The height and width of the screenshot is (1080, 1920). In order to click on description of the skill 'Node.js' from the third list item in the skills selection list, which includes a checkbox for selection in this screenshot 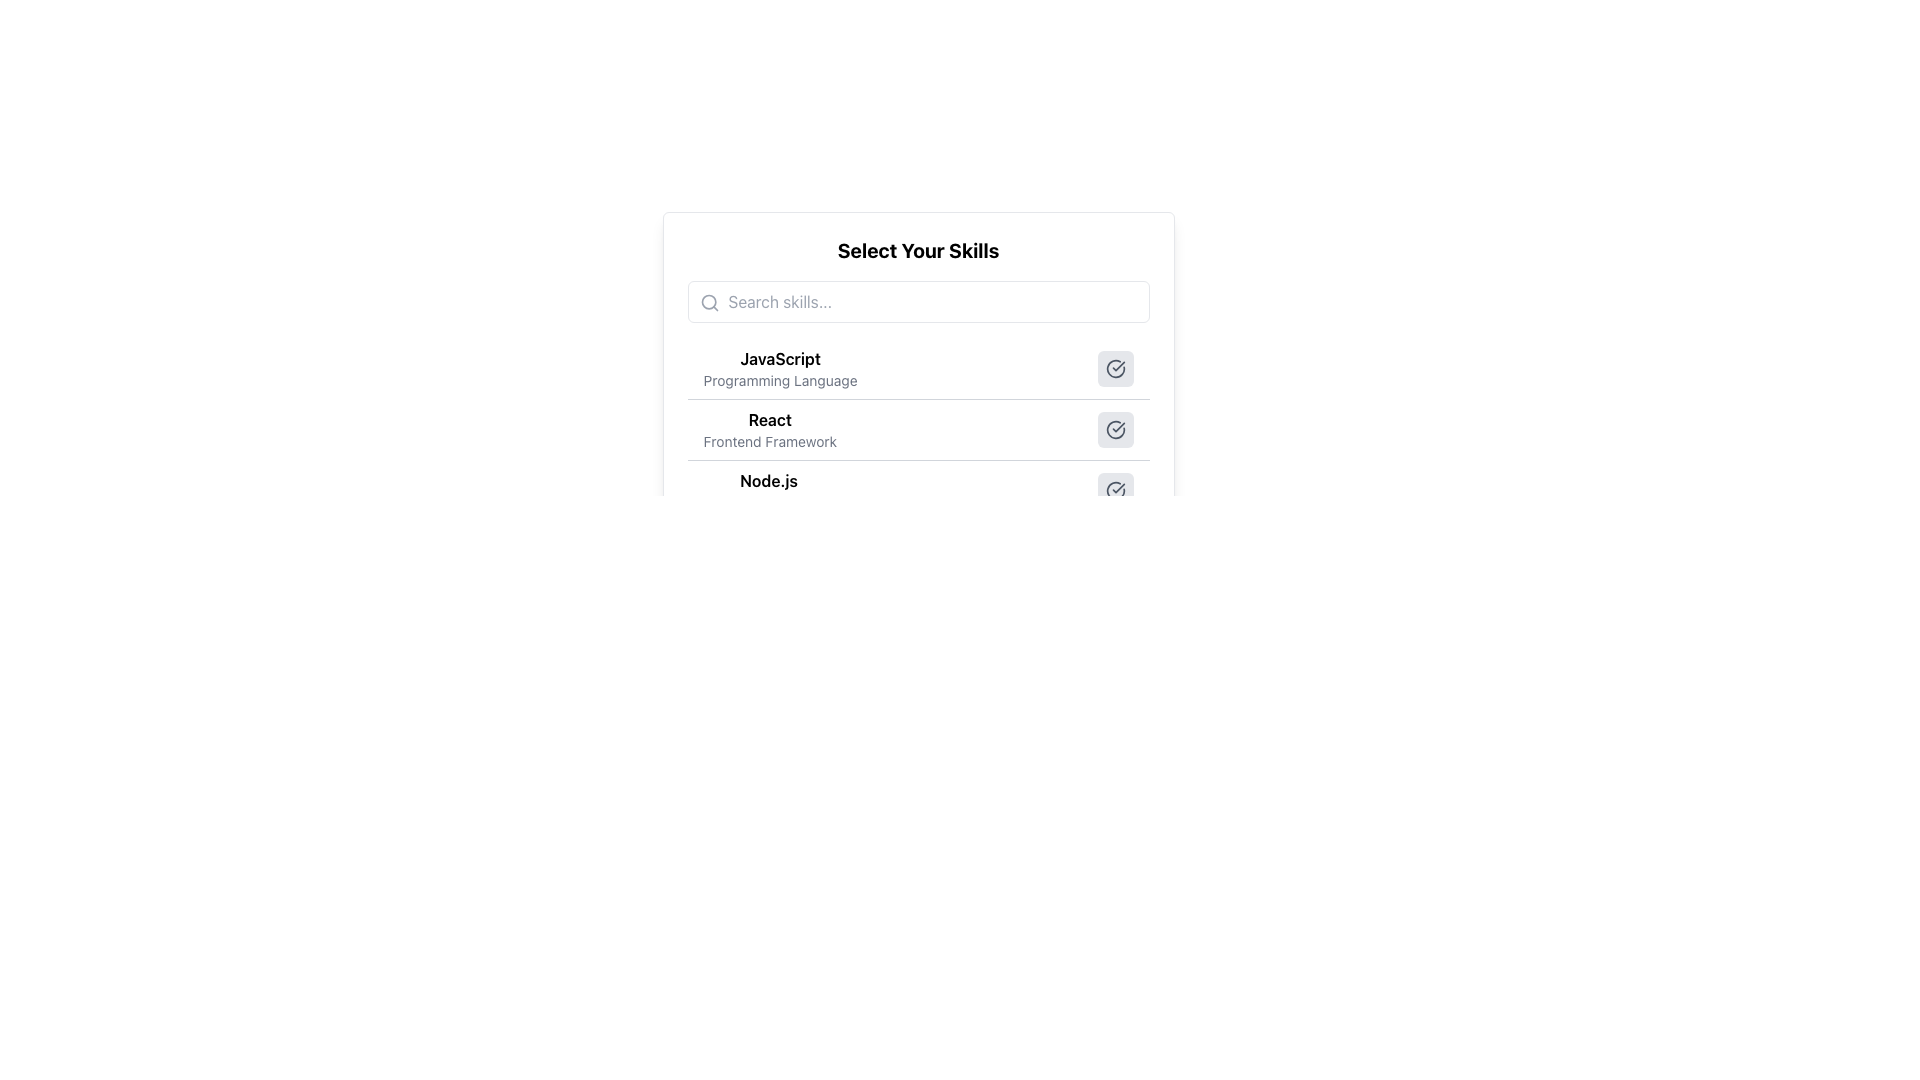, I will do `click(917, 490)`.